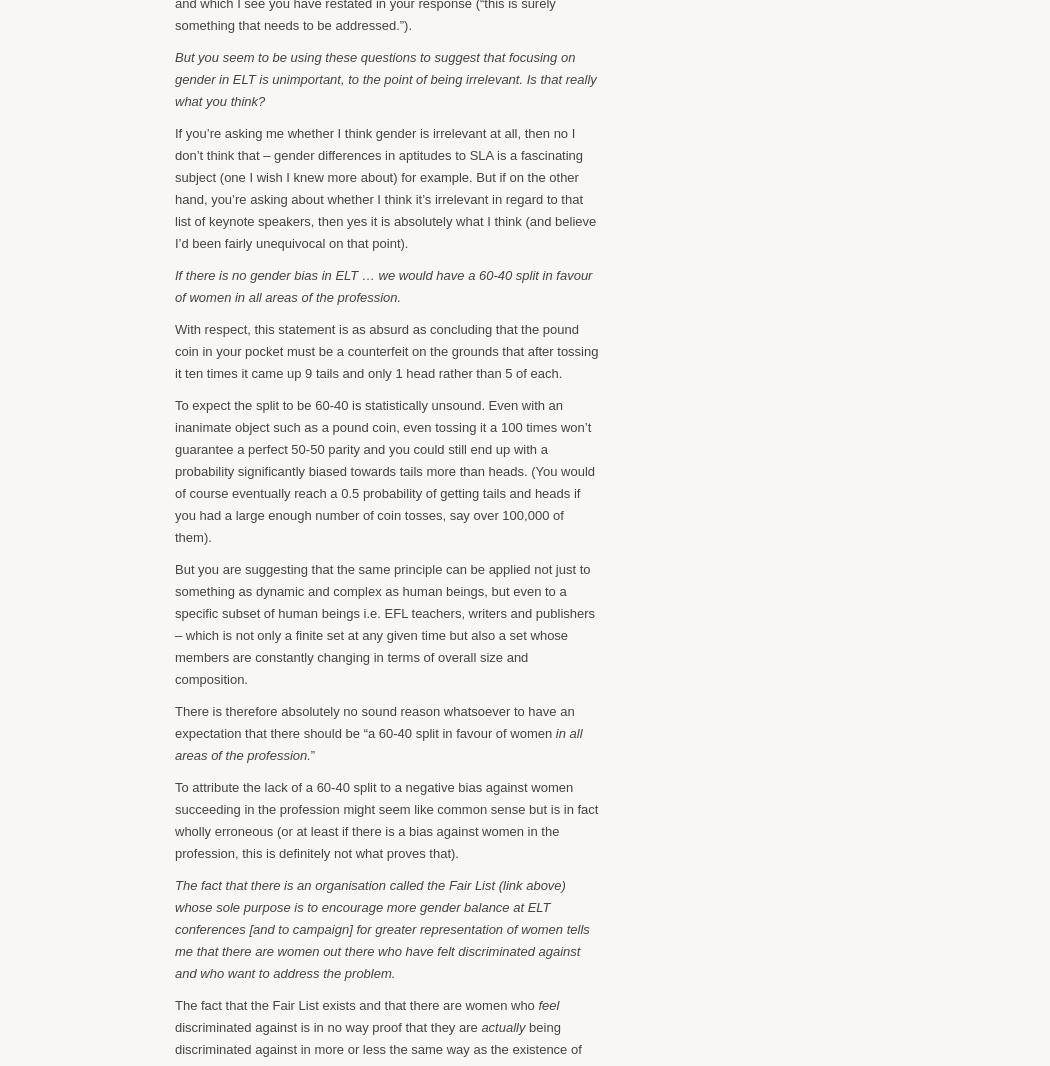  Describe the element at coordinates (381, 928) in the screenshot. I see `'The fact that there is an organisation called the Fair List (link above) whose sole purpose is to encourage more gender balance at ELT conferences [and to campaign] for greater representation of women tells me that there are women out there who have felt discriminated against and who want to address the problem.'` at that location.